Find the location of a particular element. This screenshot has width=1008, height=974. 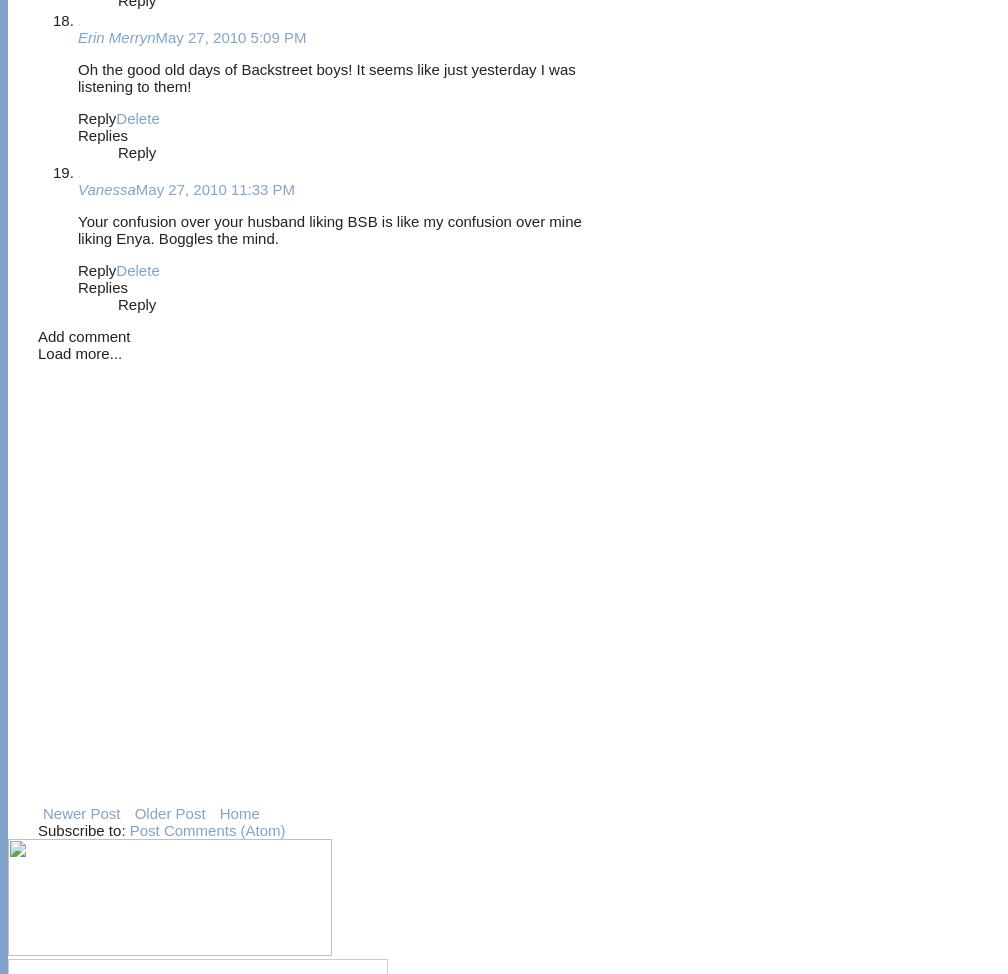

'Home' is located at coordinates (238, 812).